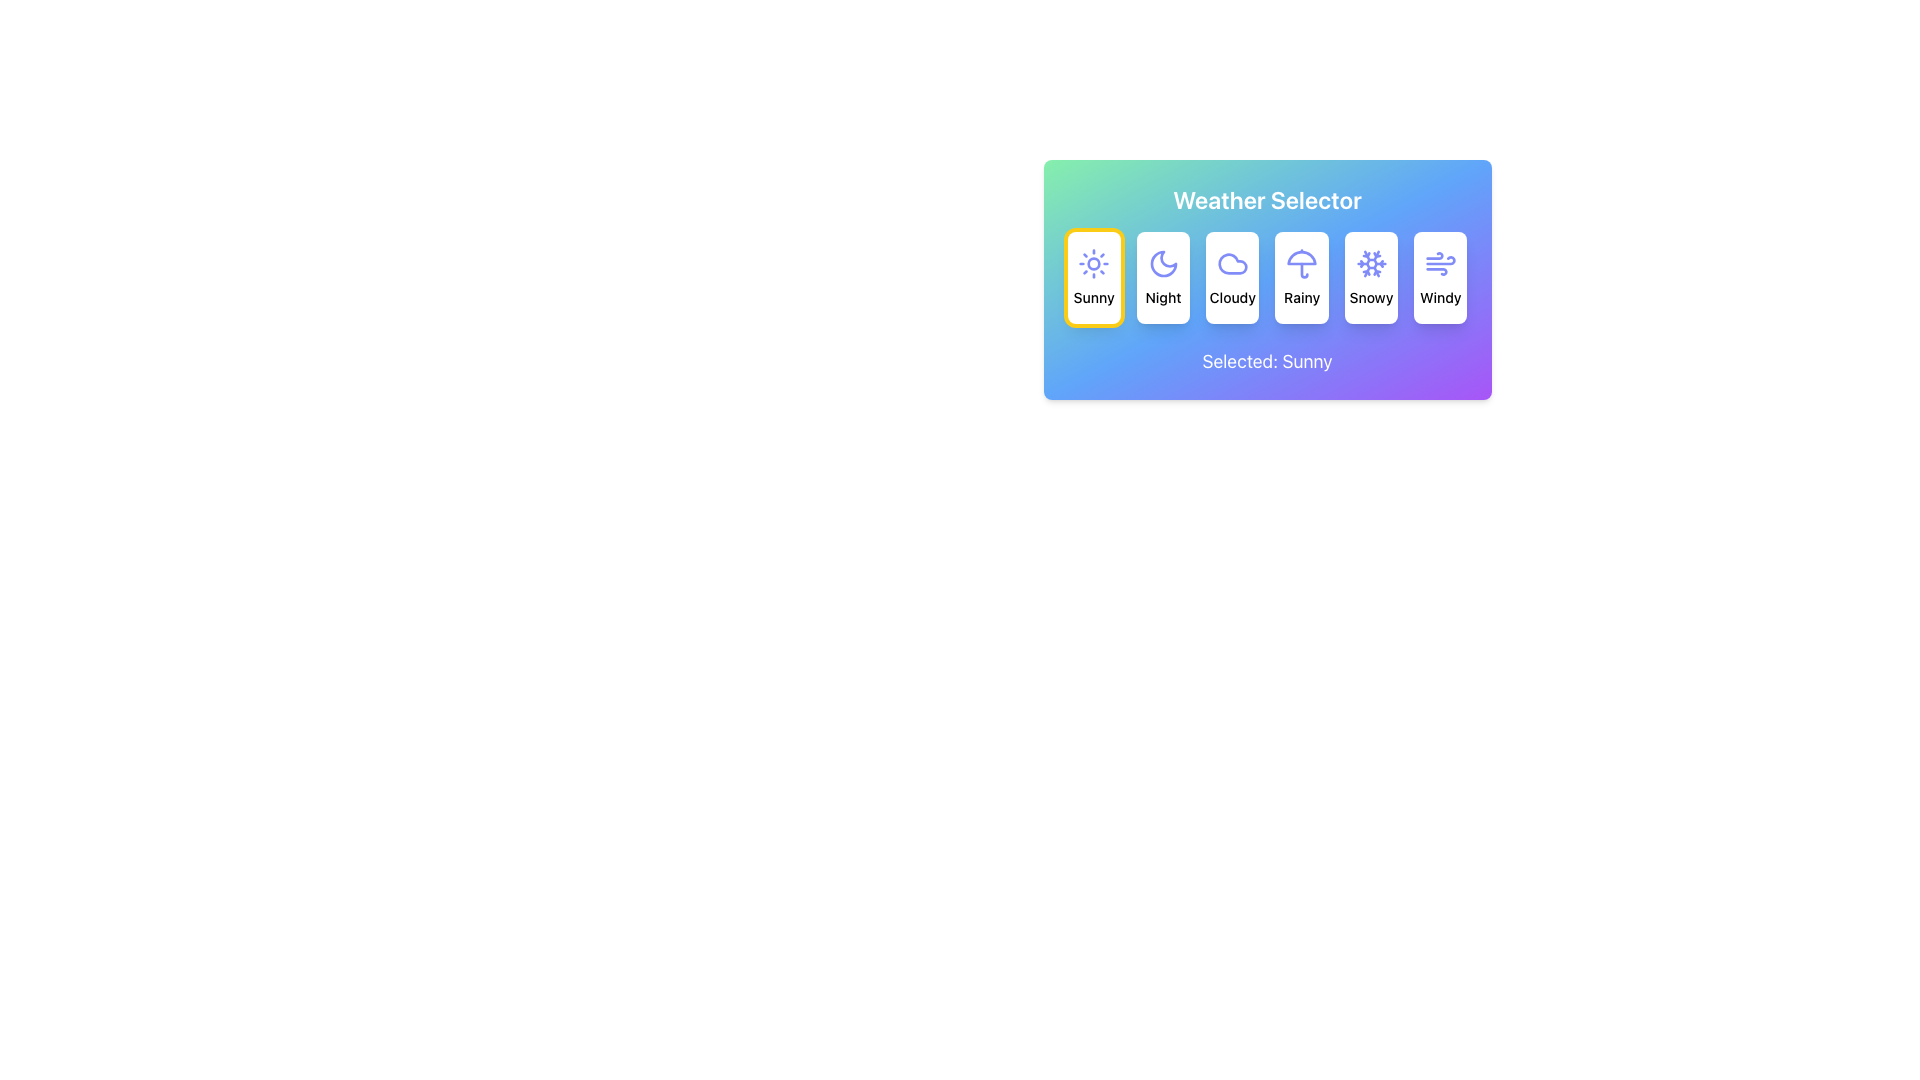 The height and width of the screenshot is (1080, 1920). I want to click on the button labeled 'Rainy', which is the fourth item in a horizontal grid of weather options, so click(1266, 277).